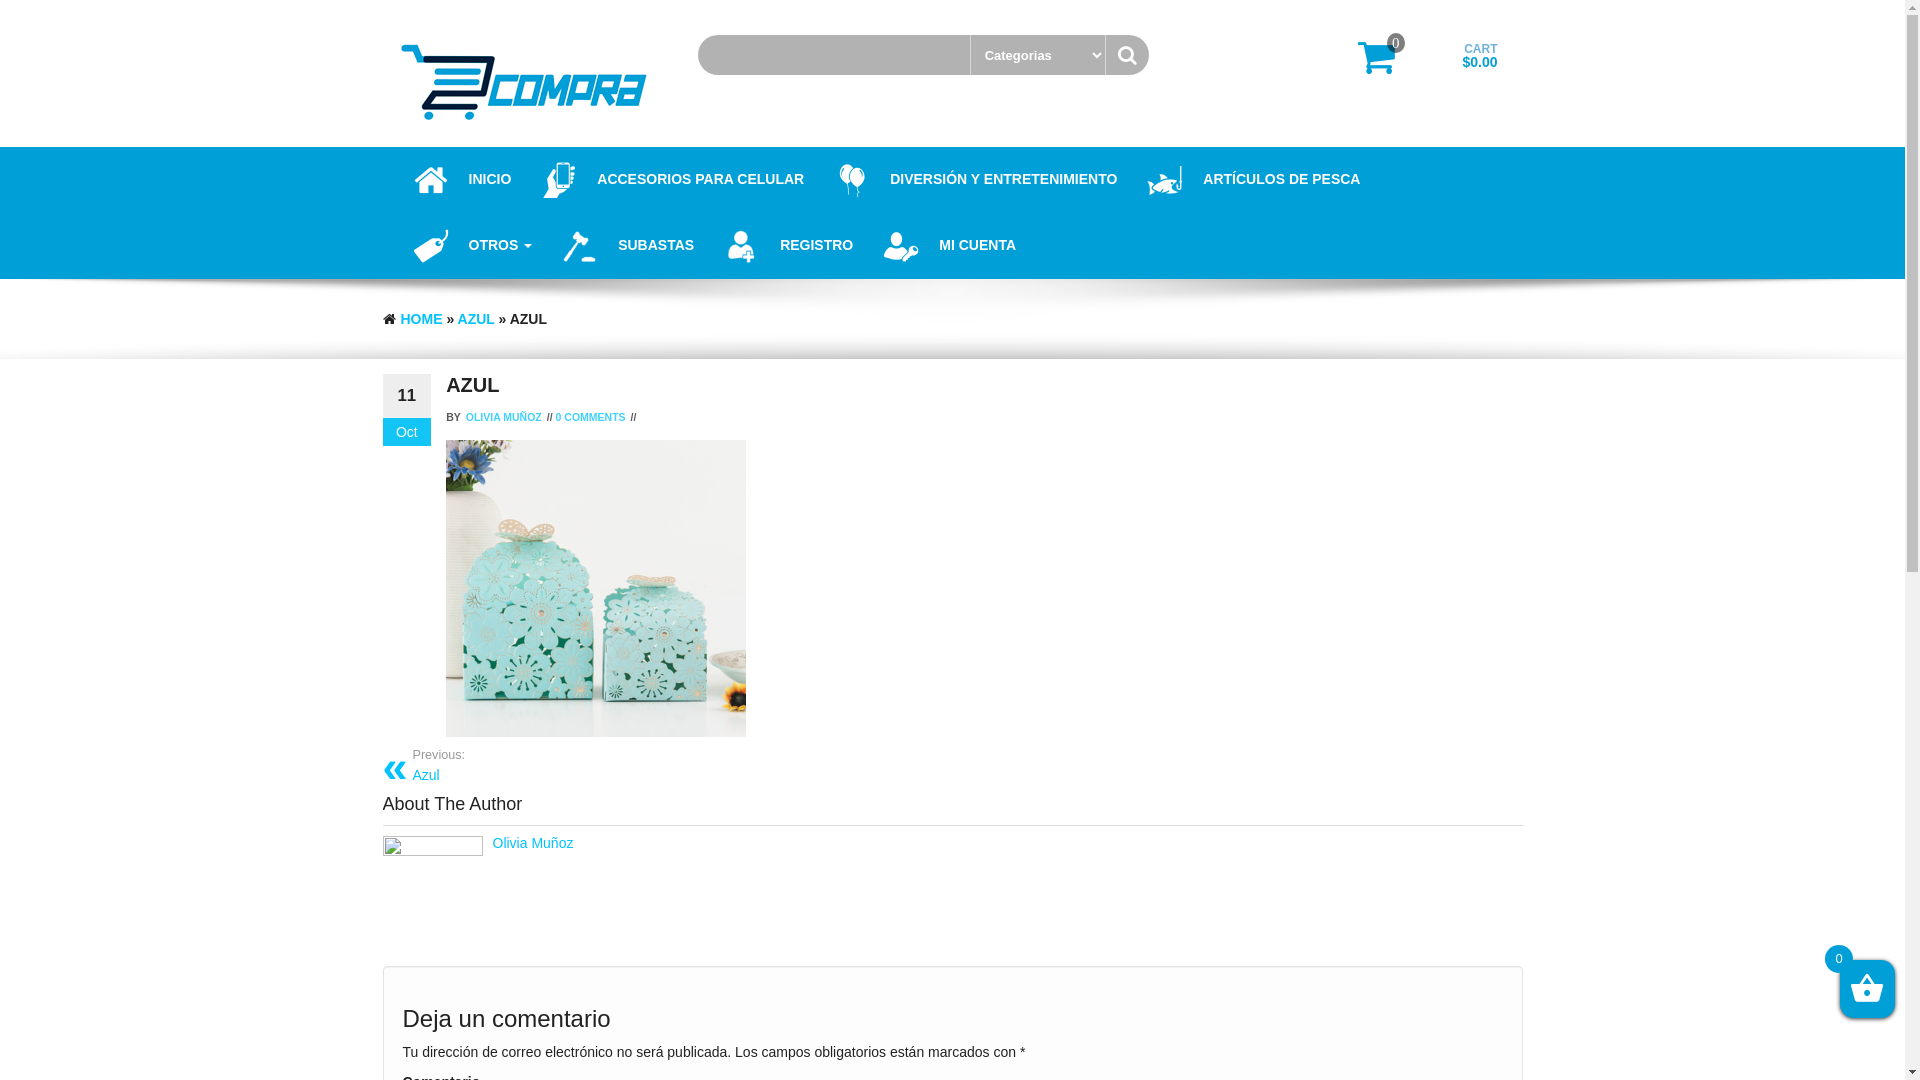 This screenshot has width=1920, height=1080. What do you see at coordinates (456, 318) in the screenshot?
I see `'AZUL'` at bounding box center [456, 318].